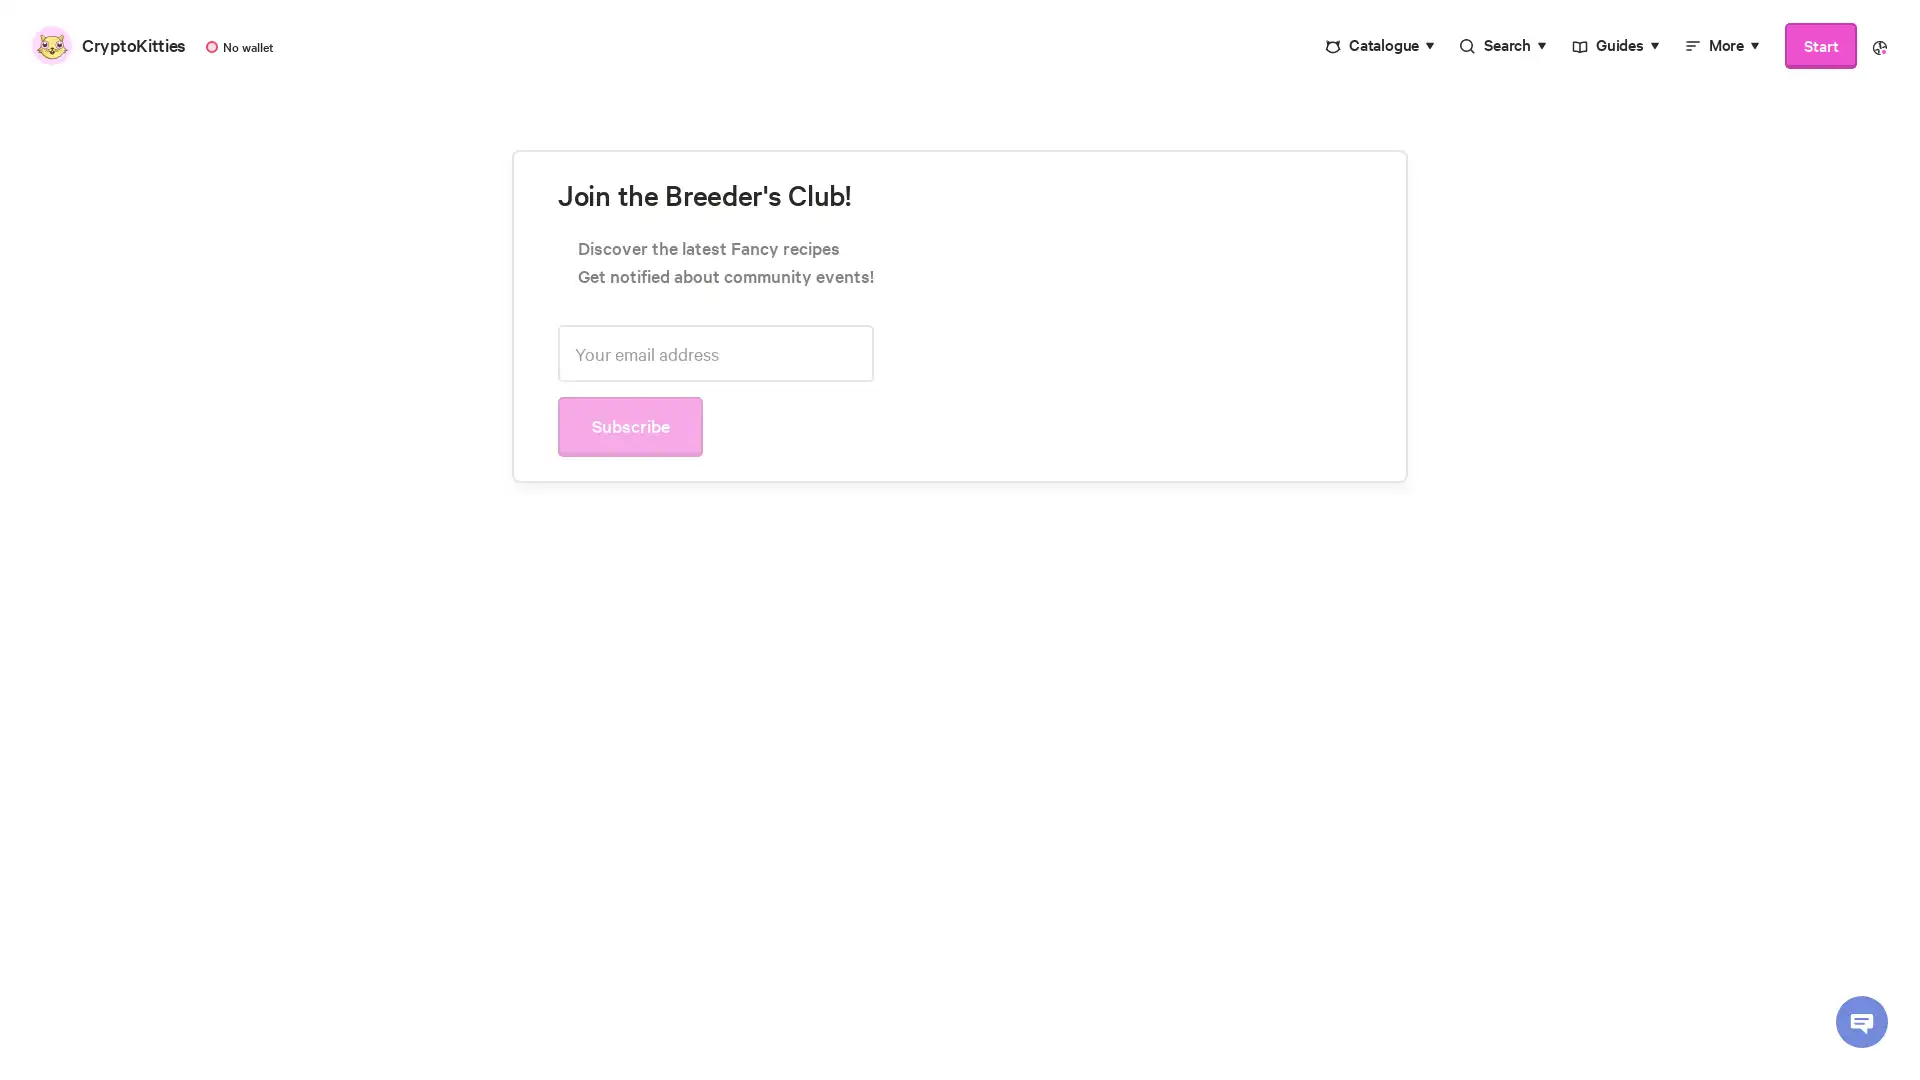 The height and width of the screenshot is (1080, 1920). I want to click on Start, so click(1820, 45).